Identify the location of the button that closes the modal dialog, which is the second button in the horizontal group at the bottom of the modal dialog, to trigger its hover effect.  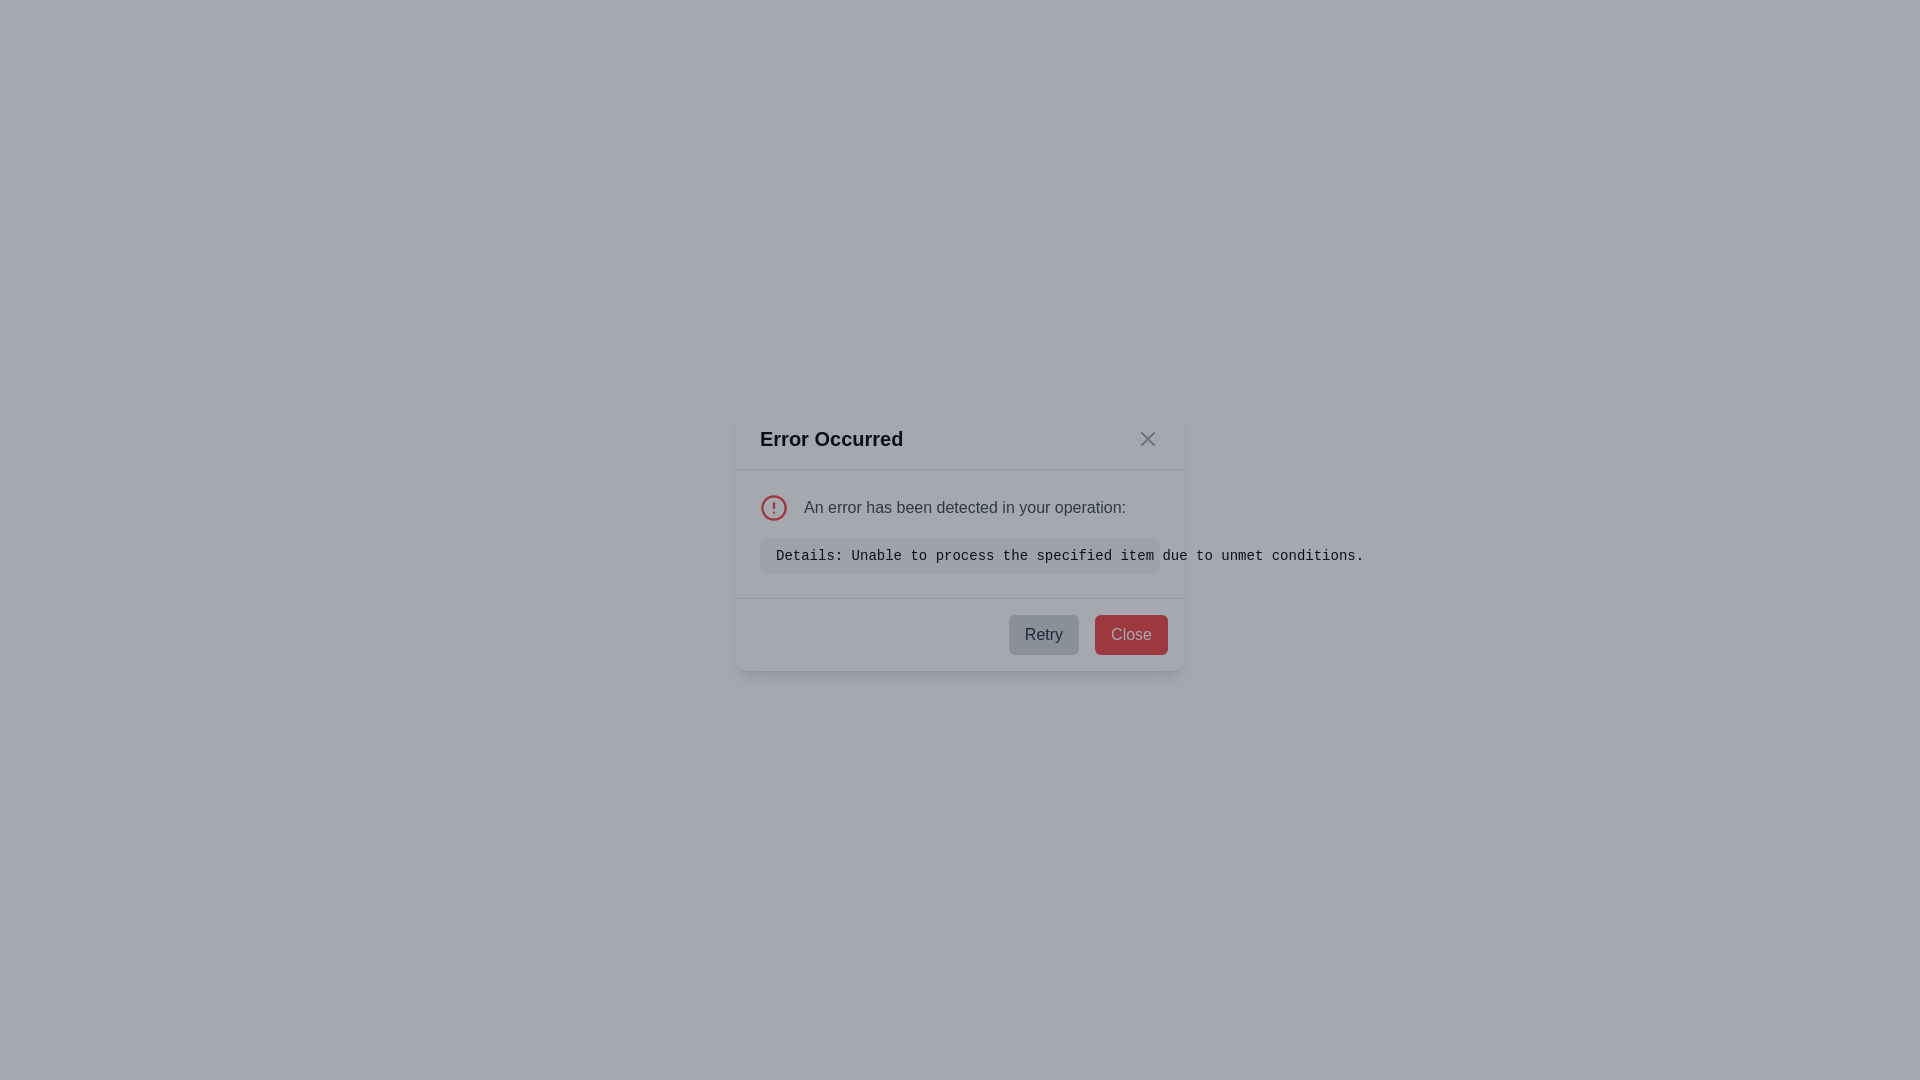
(1131, 635).